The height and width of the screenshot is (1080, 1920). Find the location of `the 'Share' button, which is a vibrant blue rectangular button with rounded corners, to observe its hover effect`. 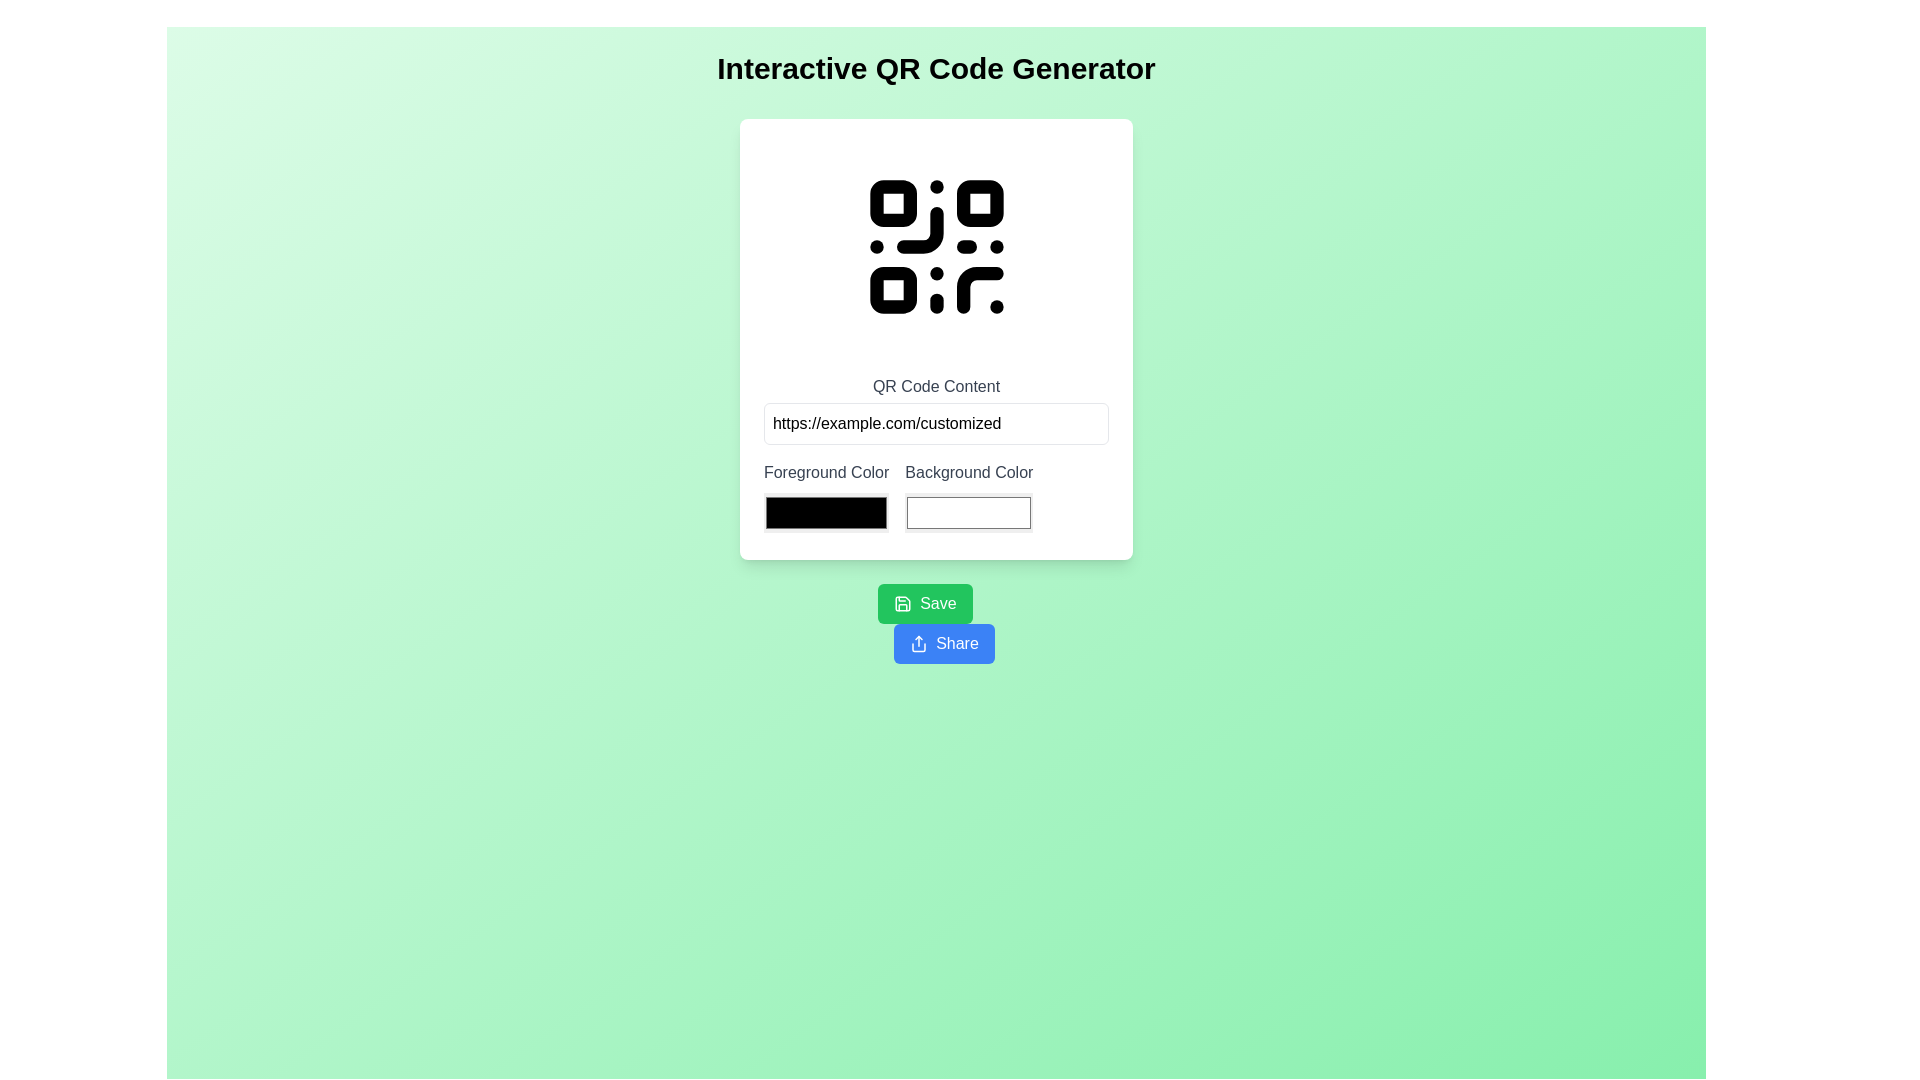

the 'Share' button, which is a vibrant blue rectangular button with rounded corners, to observe its hover effect is located at coordinates (943, 644).